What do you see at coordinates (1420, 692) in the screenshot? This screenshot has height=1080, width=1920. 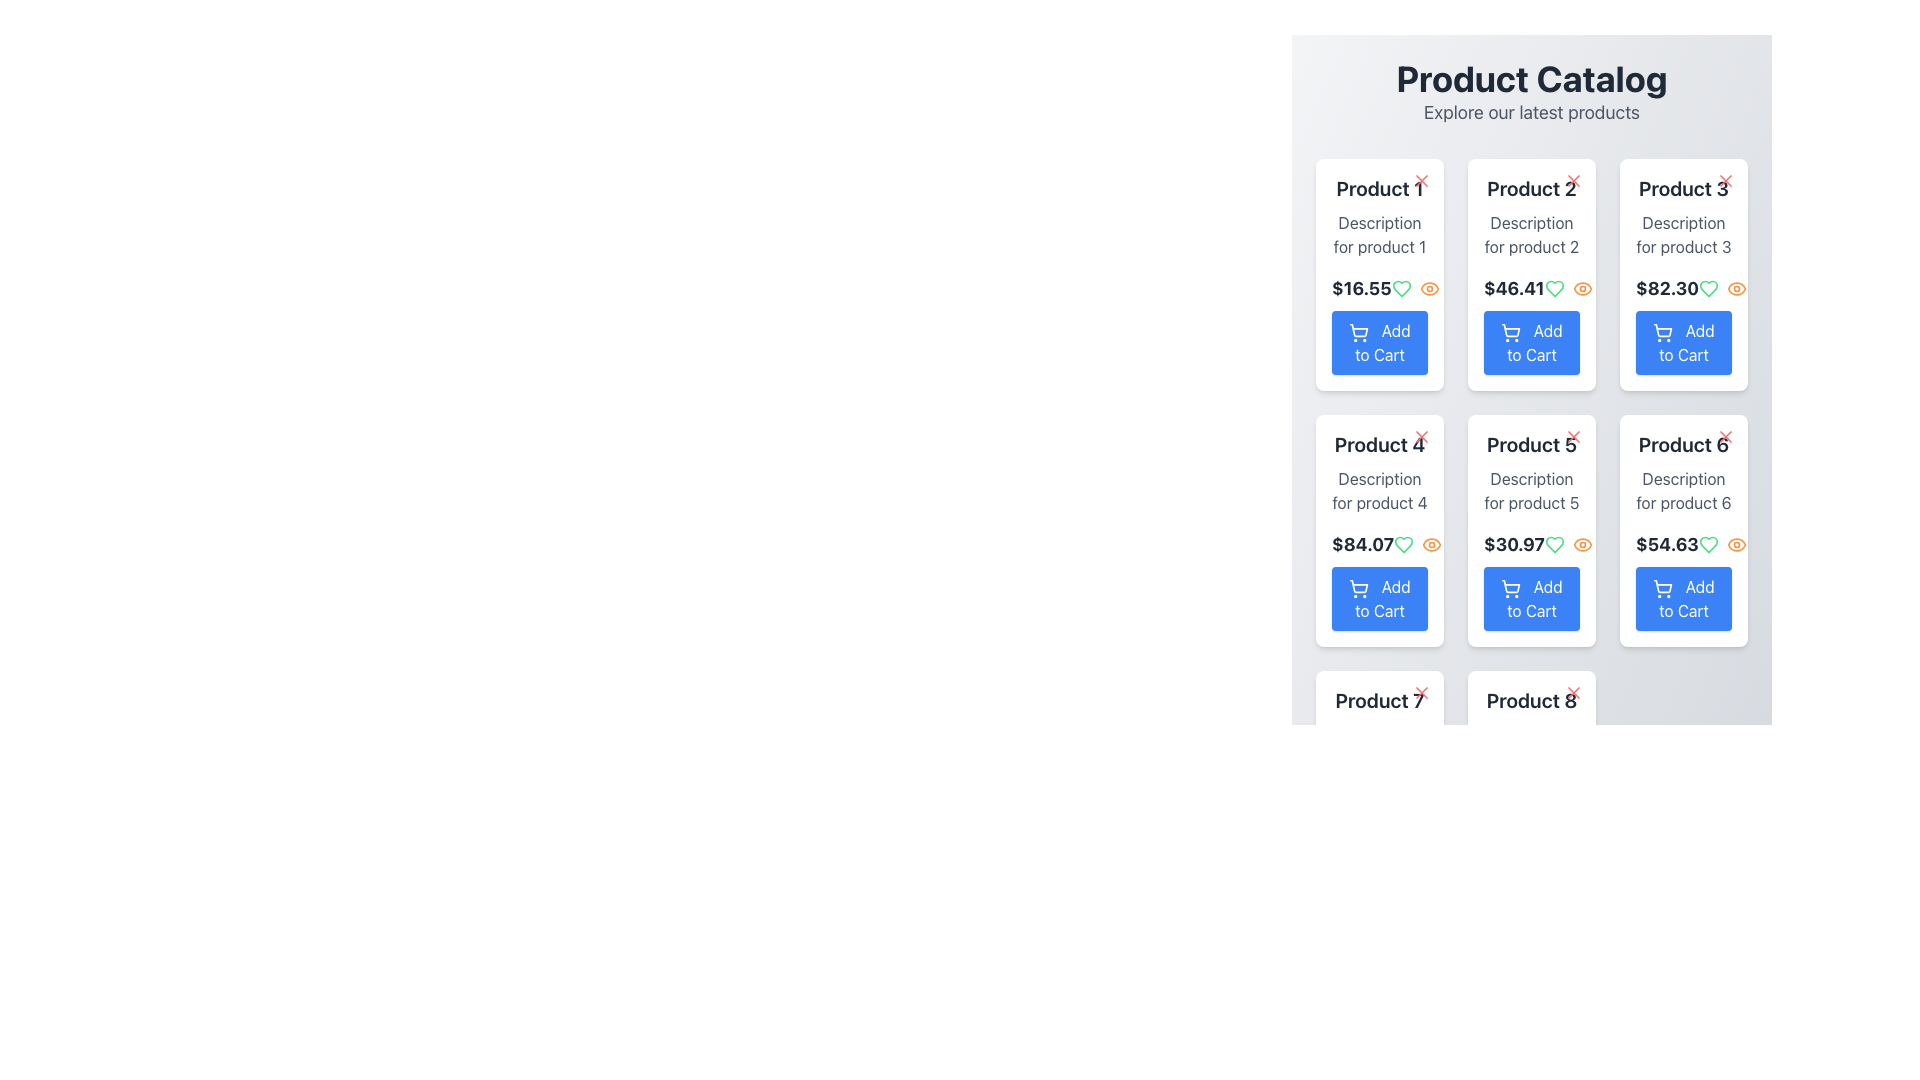 I see `the close icon represented by a diagonal cross ('X') located in the top-right corner of the 'Product 6' card in the grid layout` at bounding box center [1420, 692].